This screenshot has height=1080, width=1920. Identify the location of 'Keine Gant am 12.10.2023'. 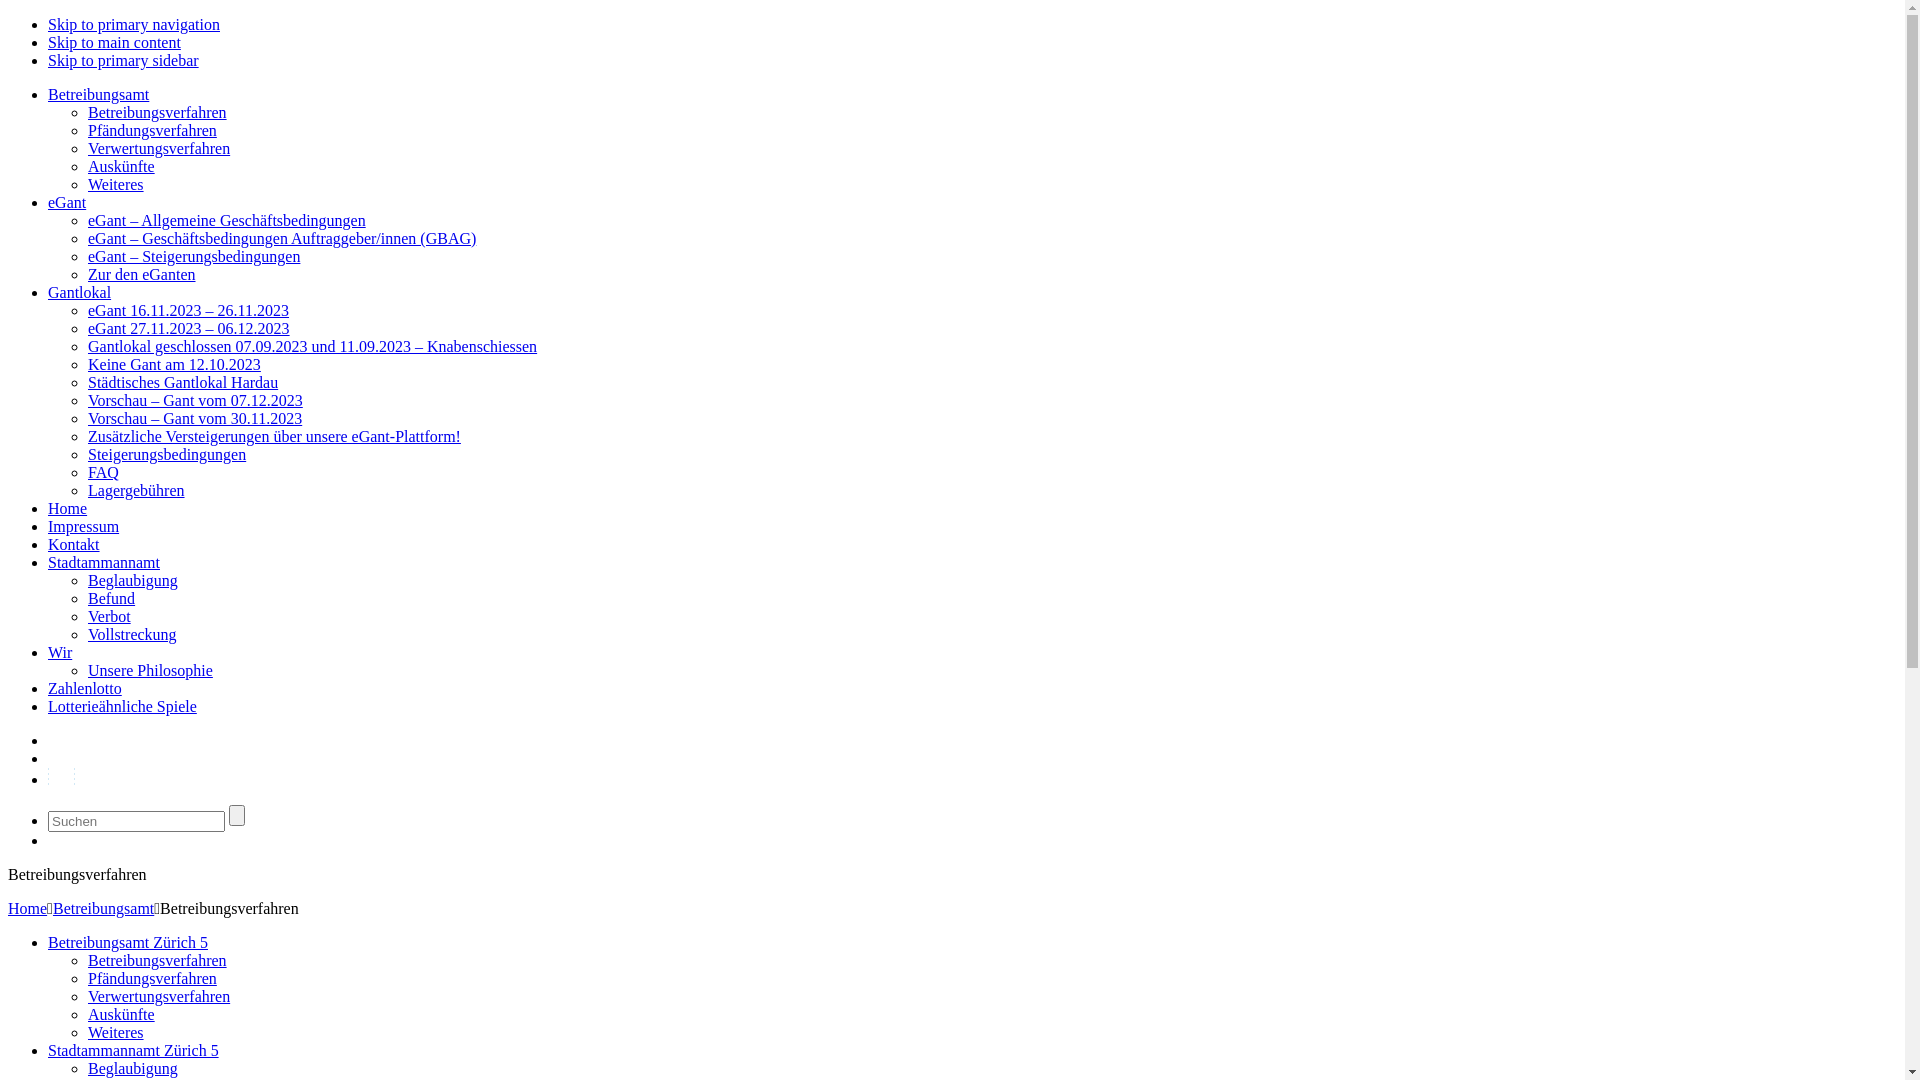
(174, 364).